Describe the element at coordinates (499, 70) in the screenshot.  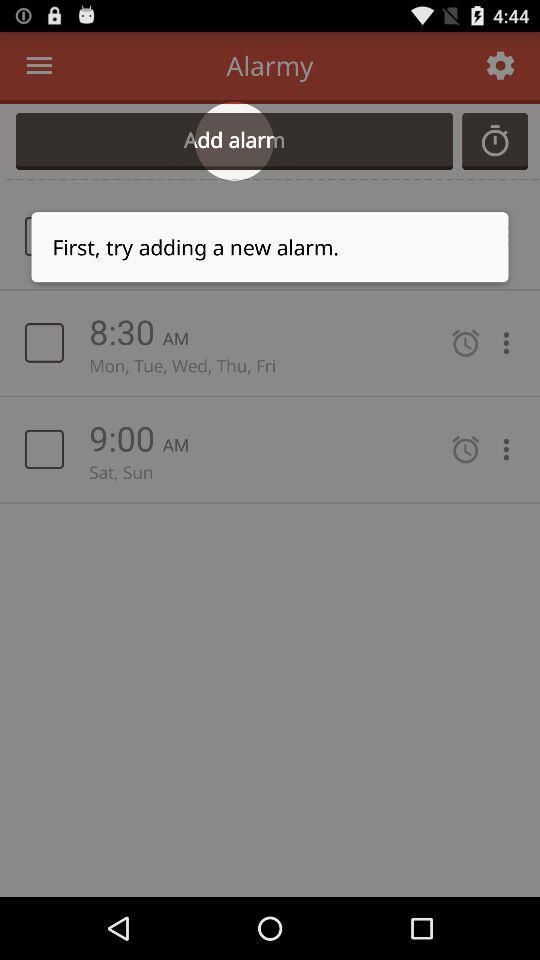
I see `the settings icon` at that location.